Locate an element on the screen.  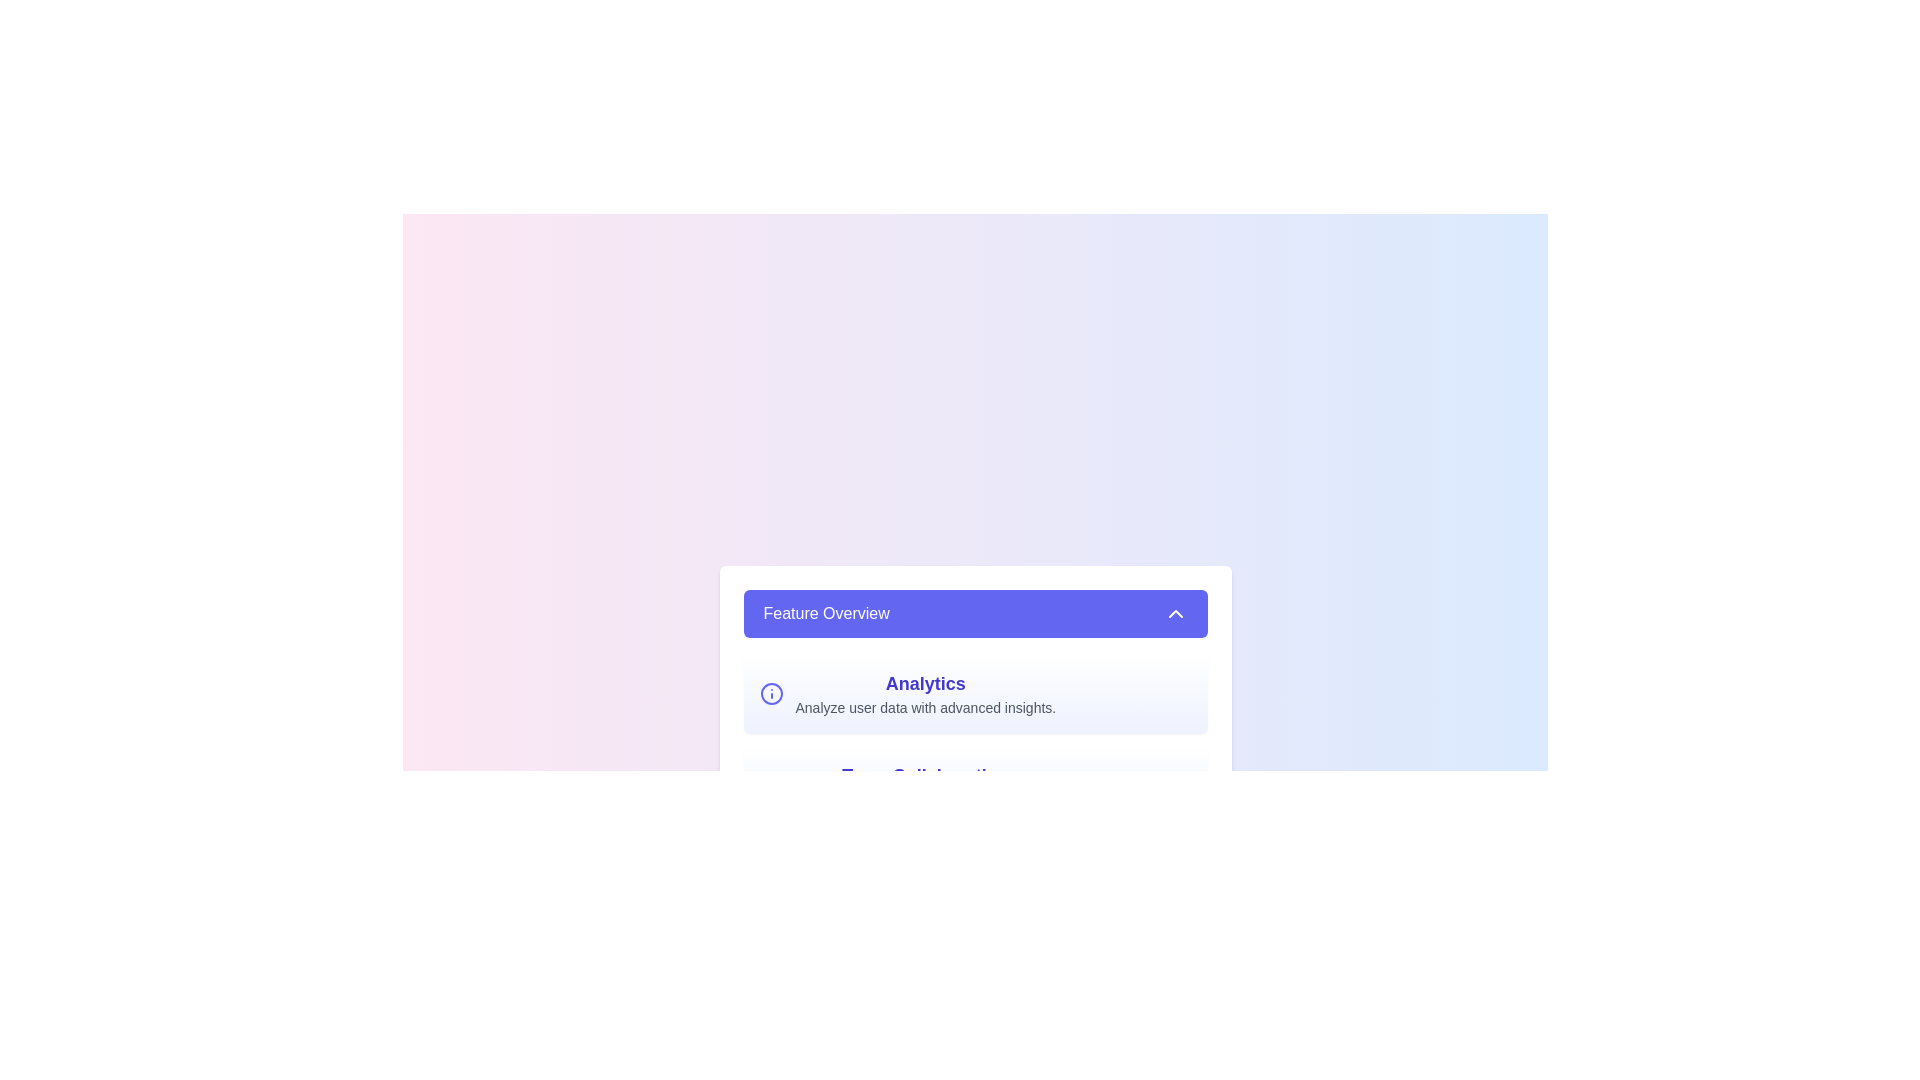
the informational text block containing the bold indigo word 'Analytics' and the smaller gray text 'Analyze user data with advanced insights' to read its content clearly is located at coordinates (924, 693).